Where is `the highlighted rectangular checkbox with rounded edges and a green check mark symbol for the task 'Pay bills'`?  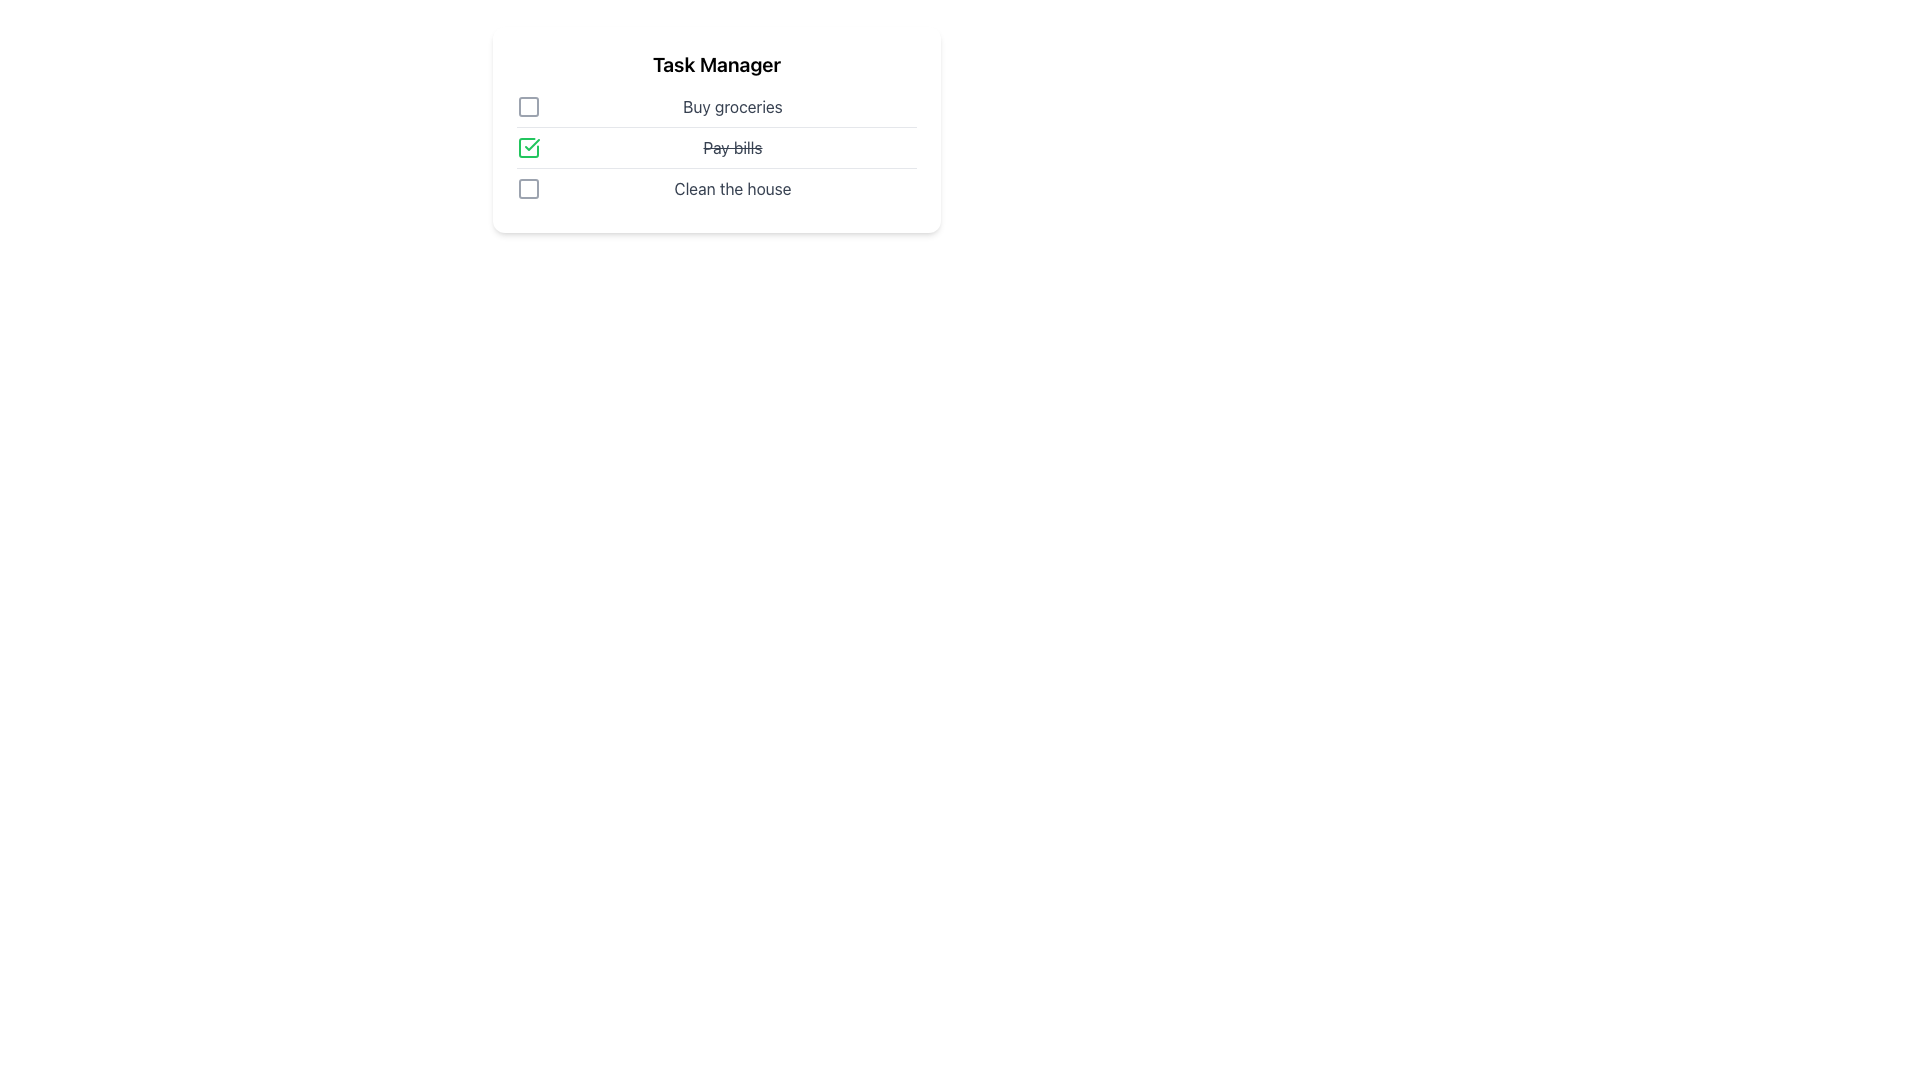 the highlighted rectangular checkbox with rounded edges and a green check mark symbol for the task 'Pay bills' is located at coordinates (528, 146).